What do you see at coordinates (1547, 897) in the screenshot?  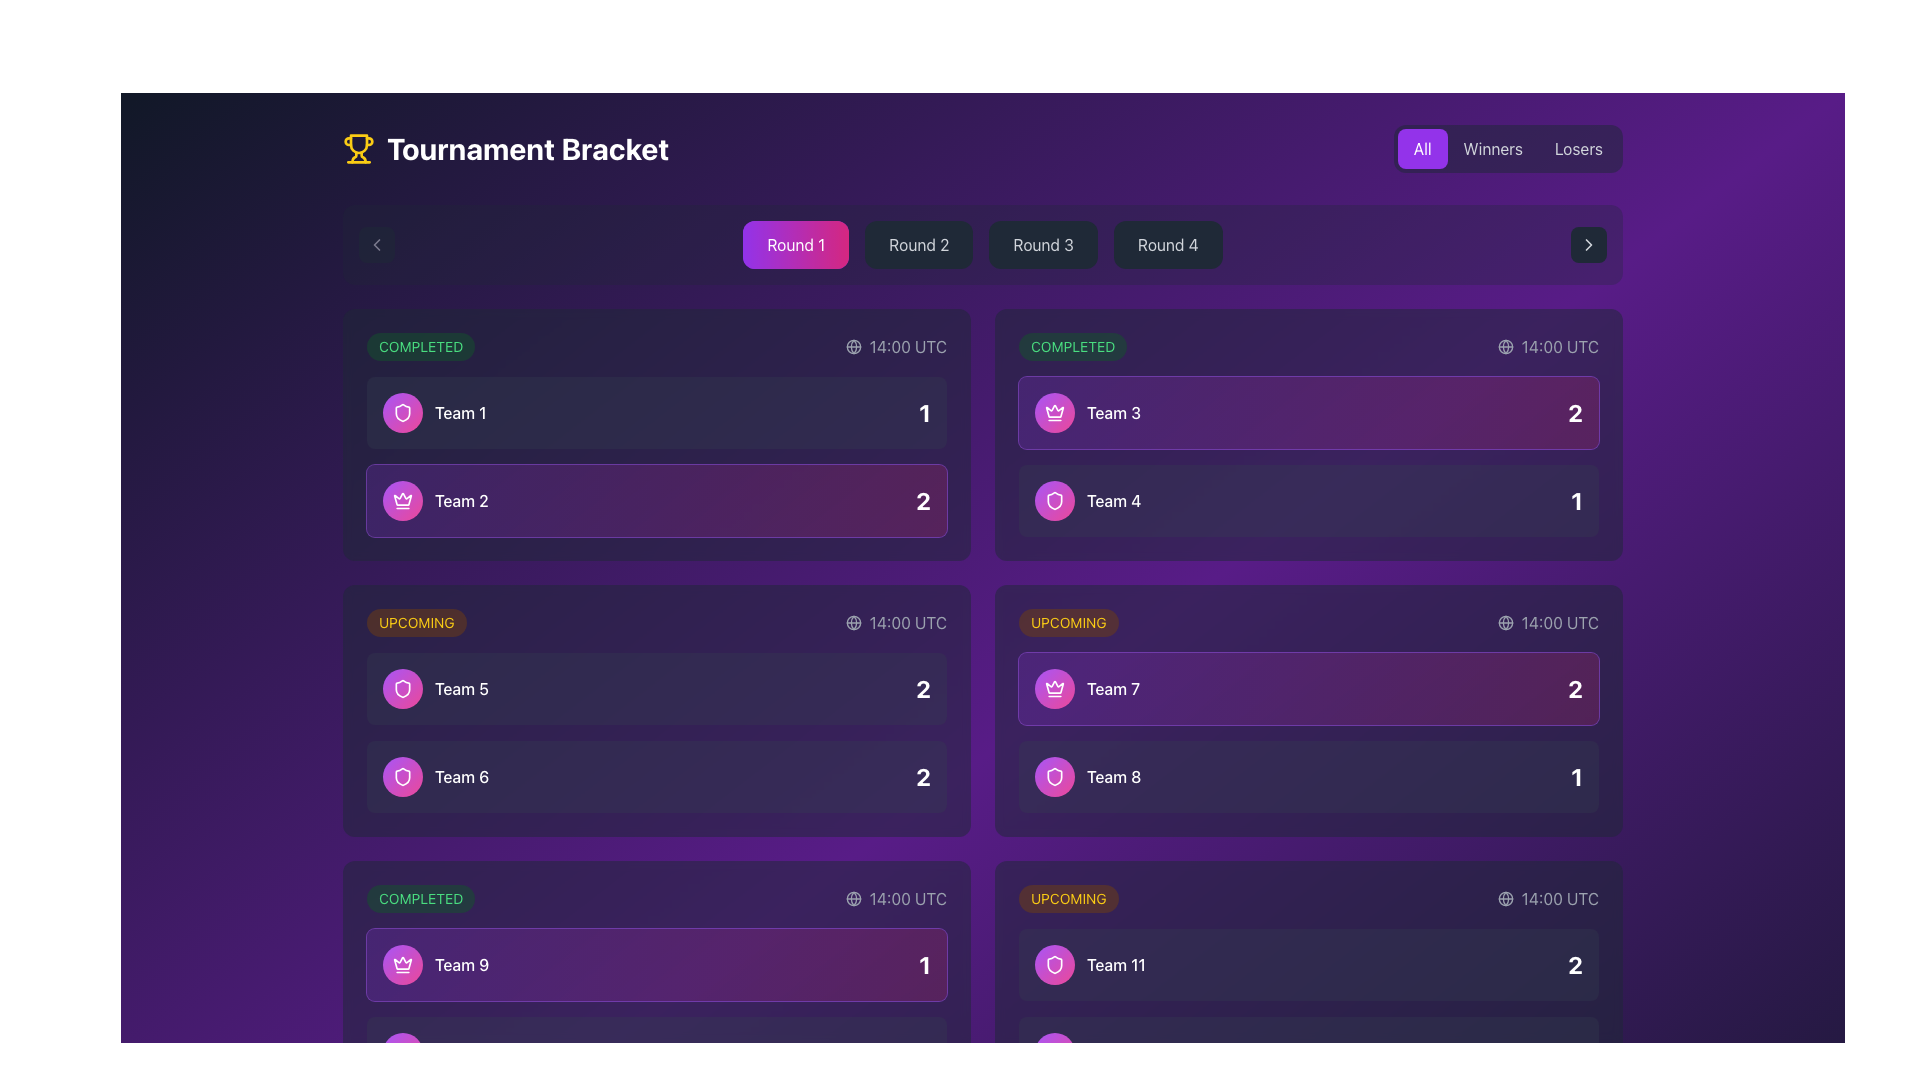 I see `the static informational text '14:00 UTC' with an accompanying globe icon, located within a dark purple background` at bounding box center [1547, 897].